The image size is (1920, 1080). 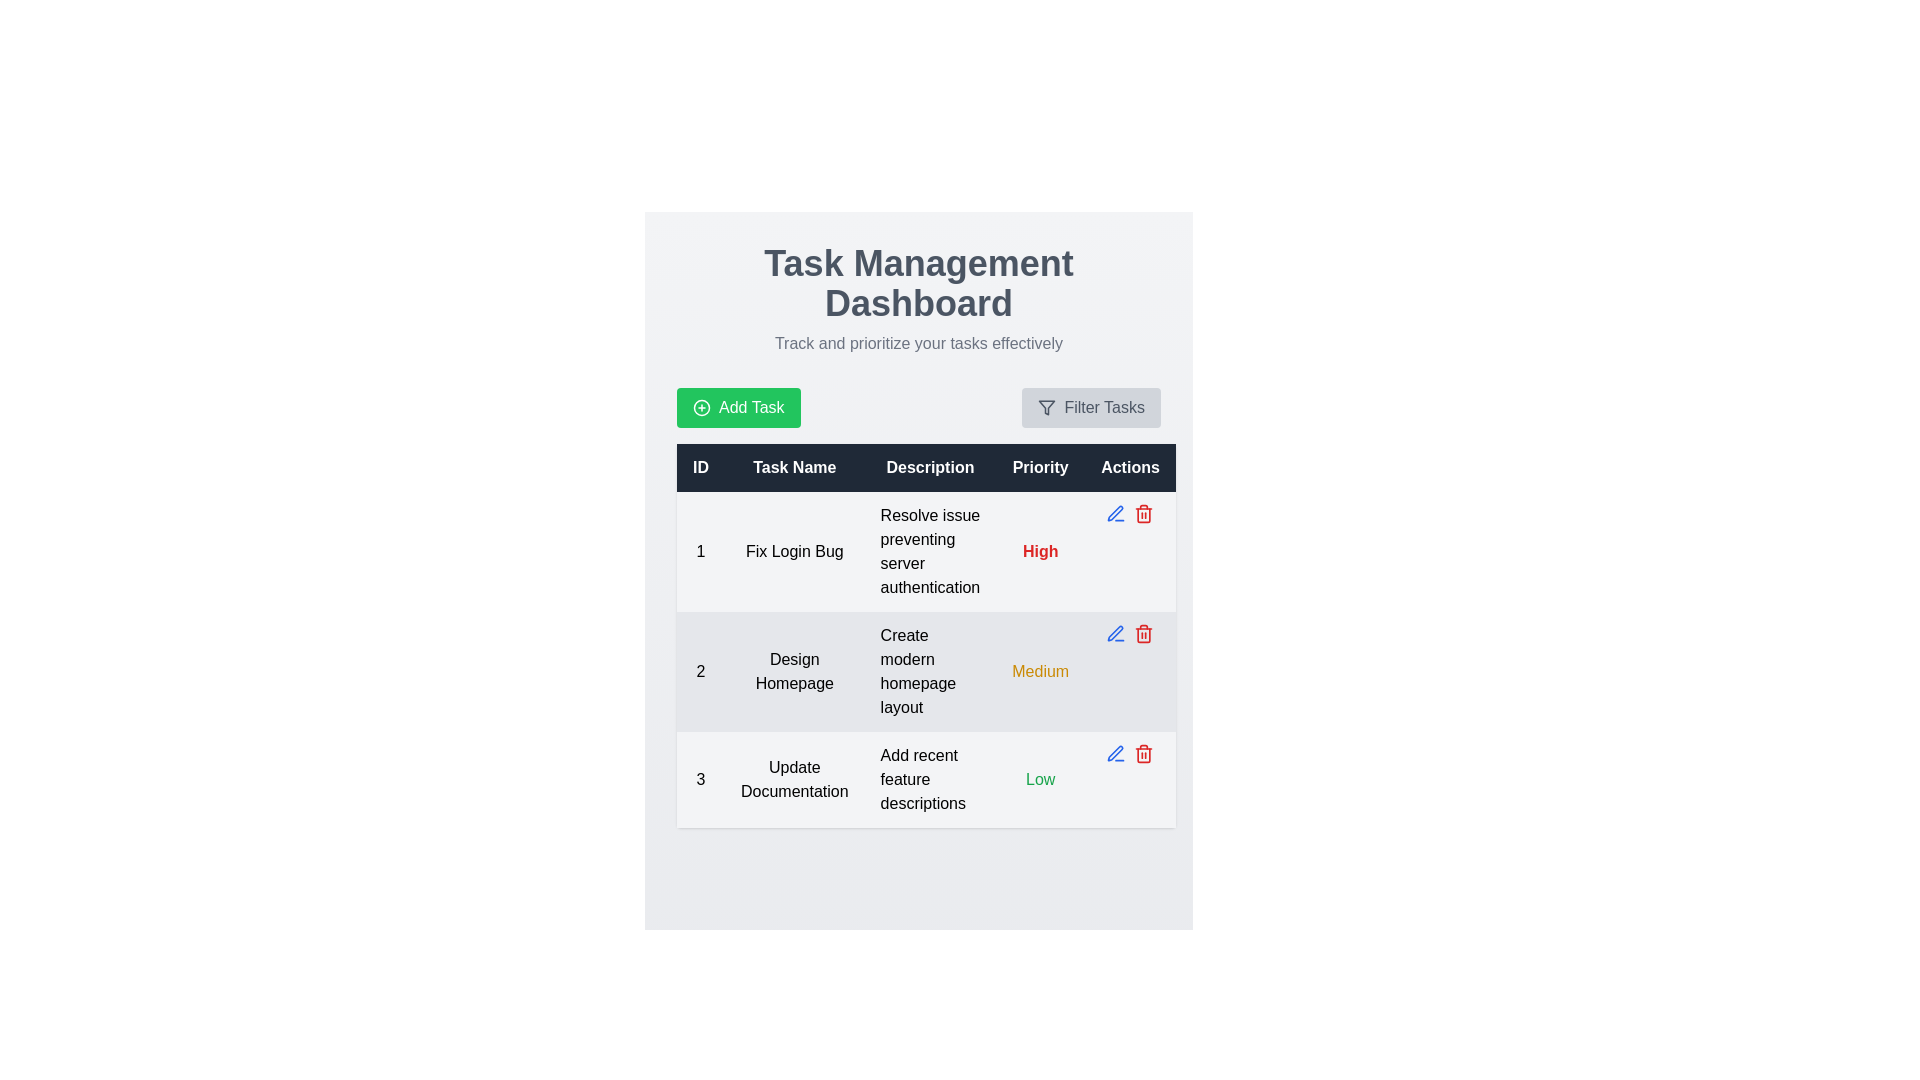 What do you see at coordinates (1144, 514) in the screenshot?
I see `the trash can icon button located in the 'Actions' column of the task management table` at bounding box center [1144, 514].